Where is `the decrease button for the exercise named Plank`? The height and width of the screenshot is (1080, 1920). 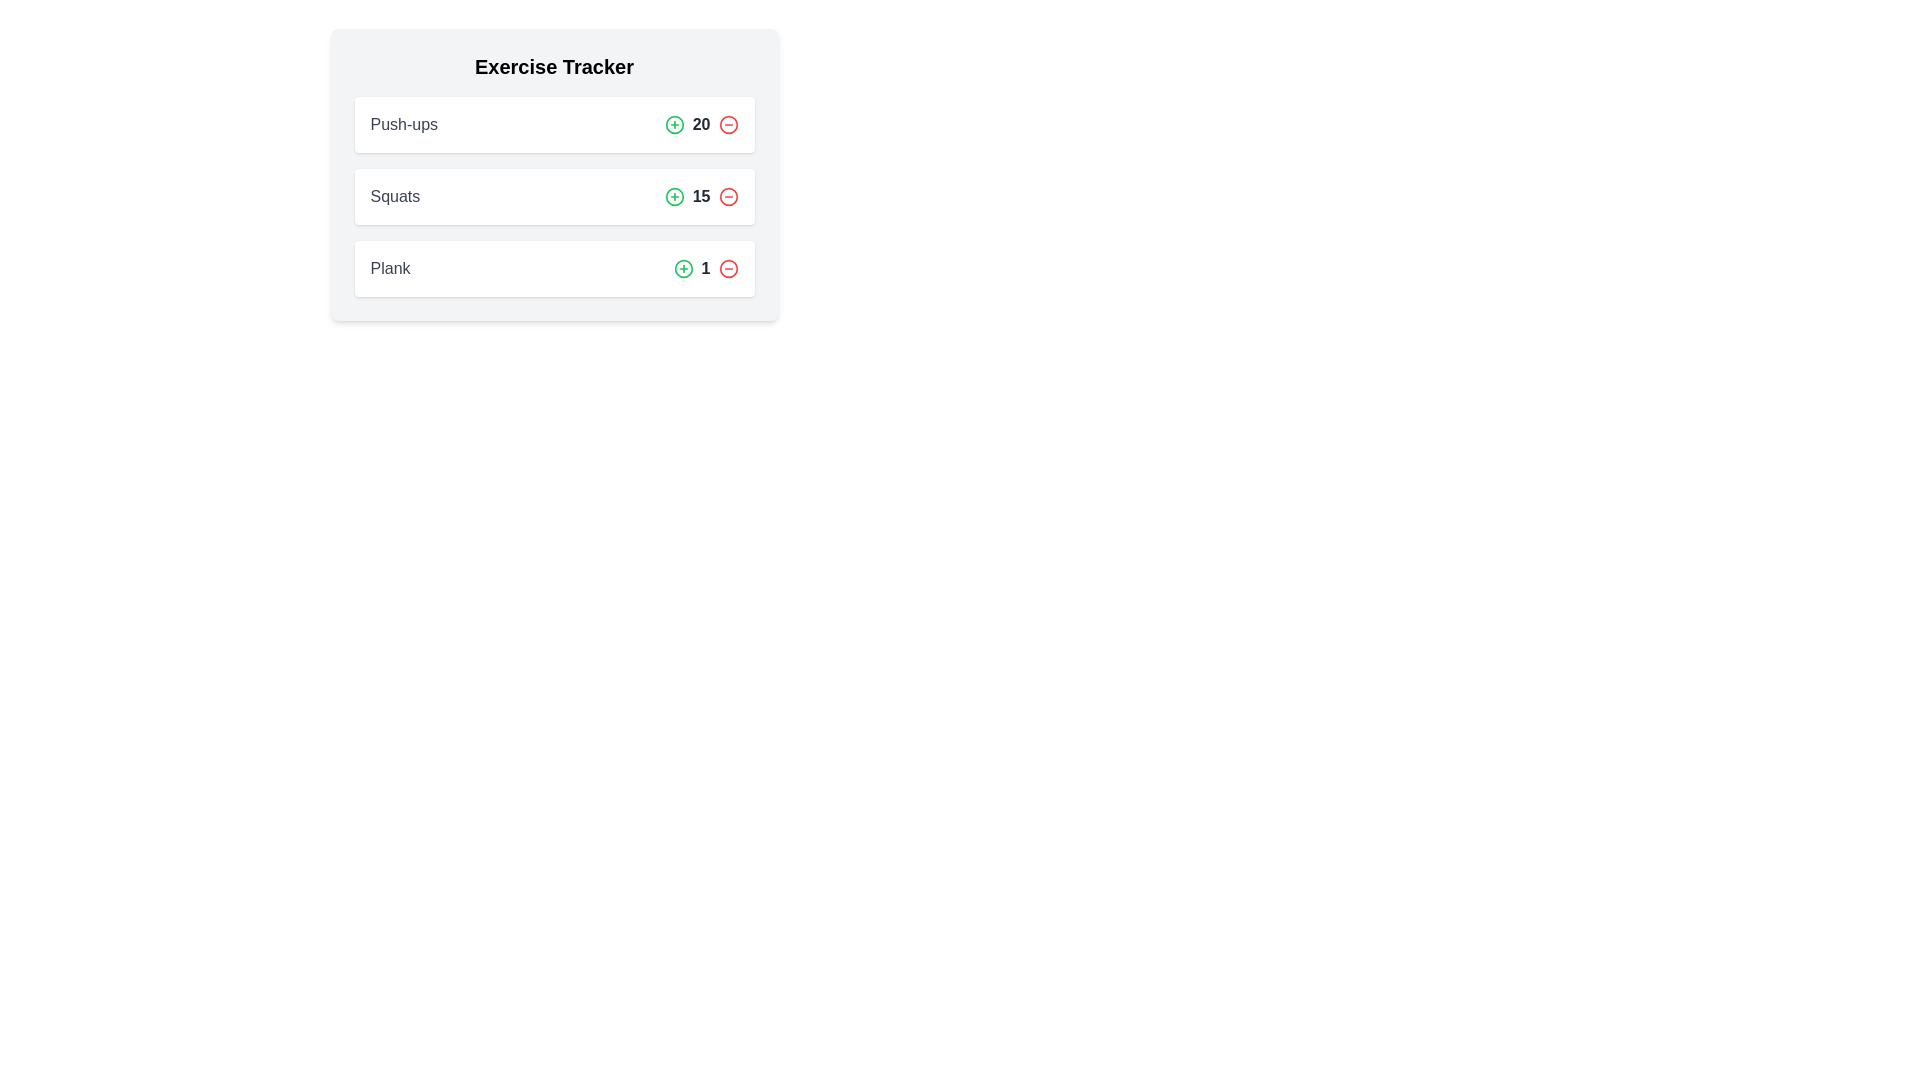 the decrease button for the exercise named Plank is located at coordinates (727, 268).